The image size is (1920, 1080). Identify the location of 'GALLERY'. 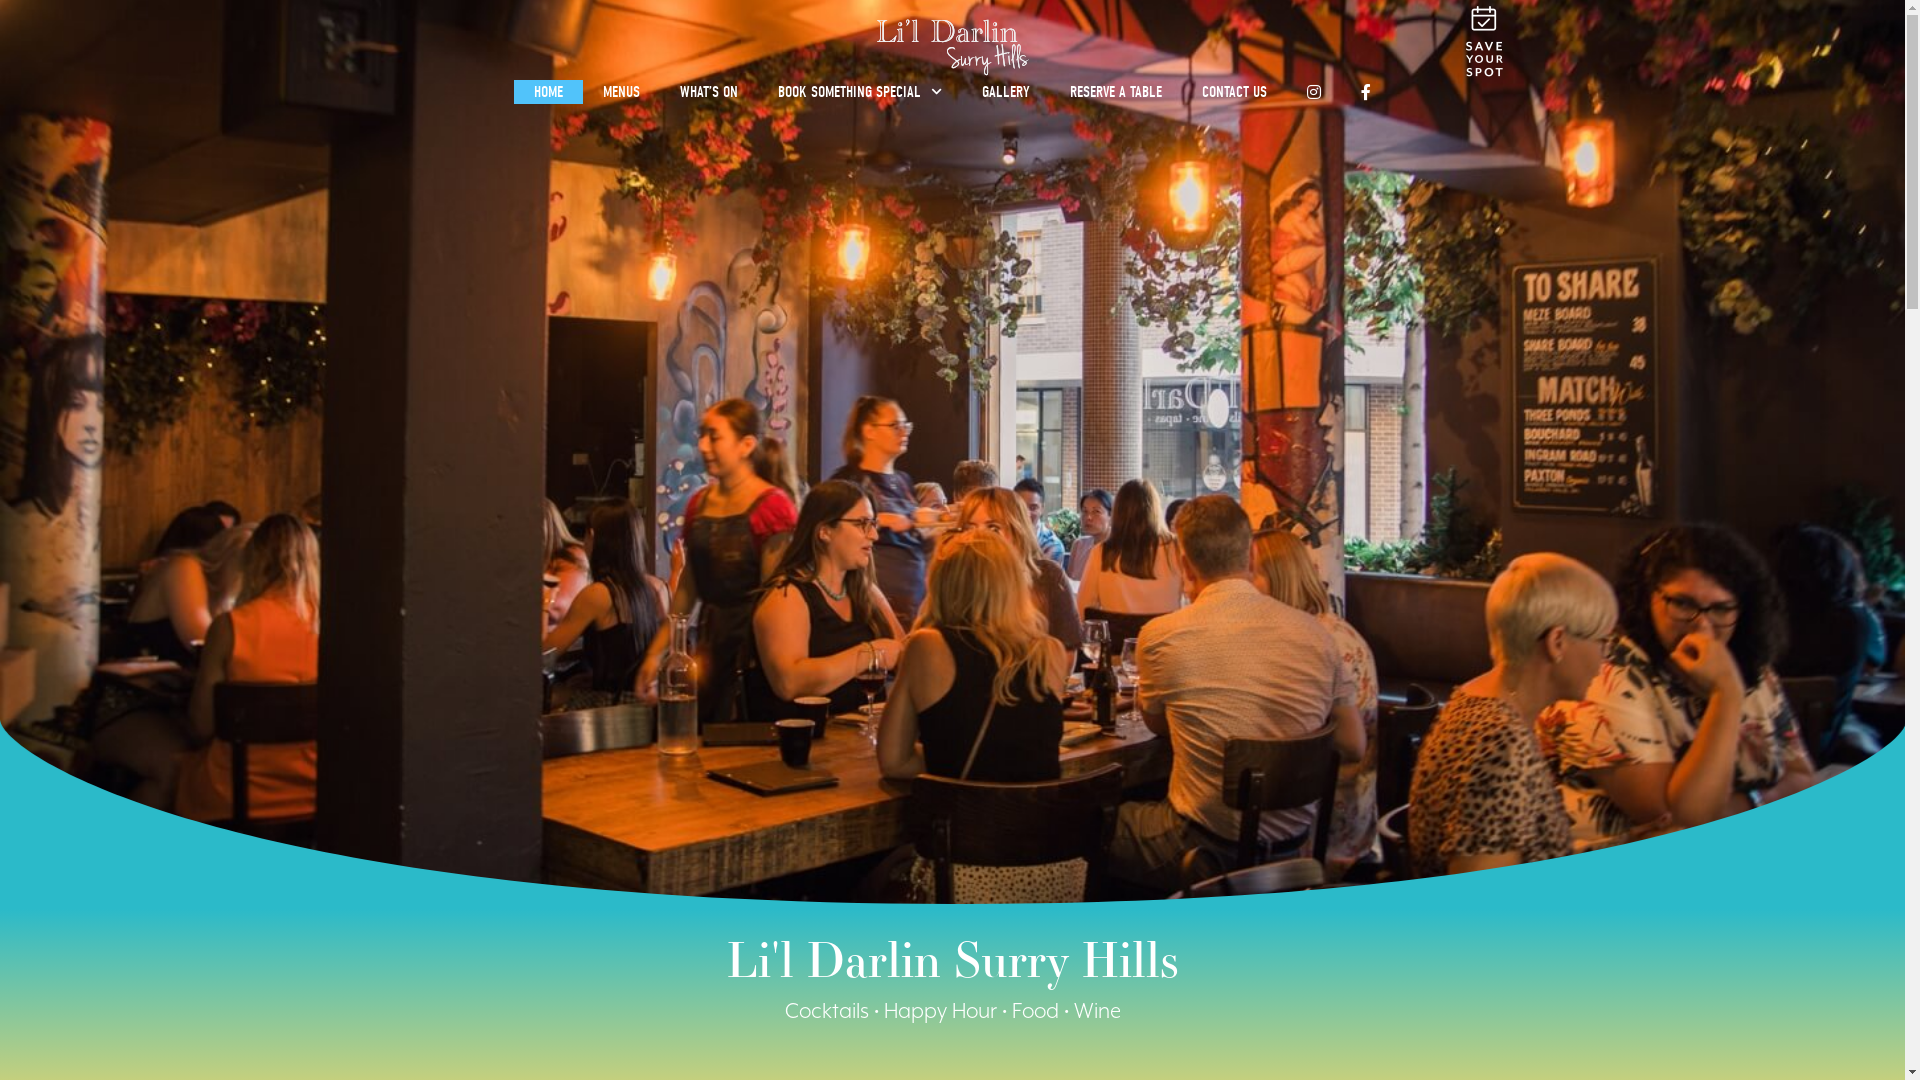
(1006, 92).